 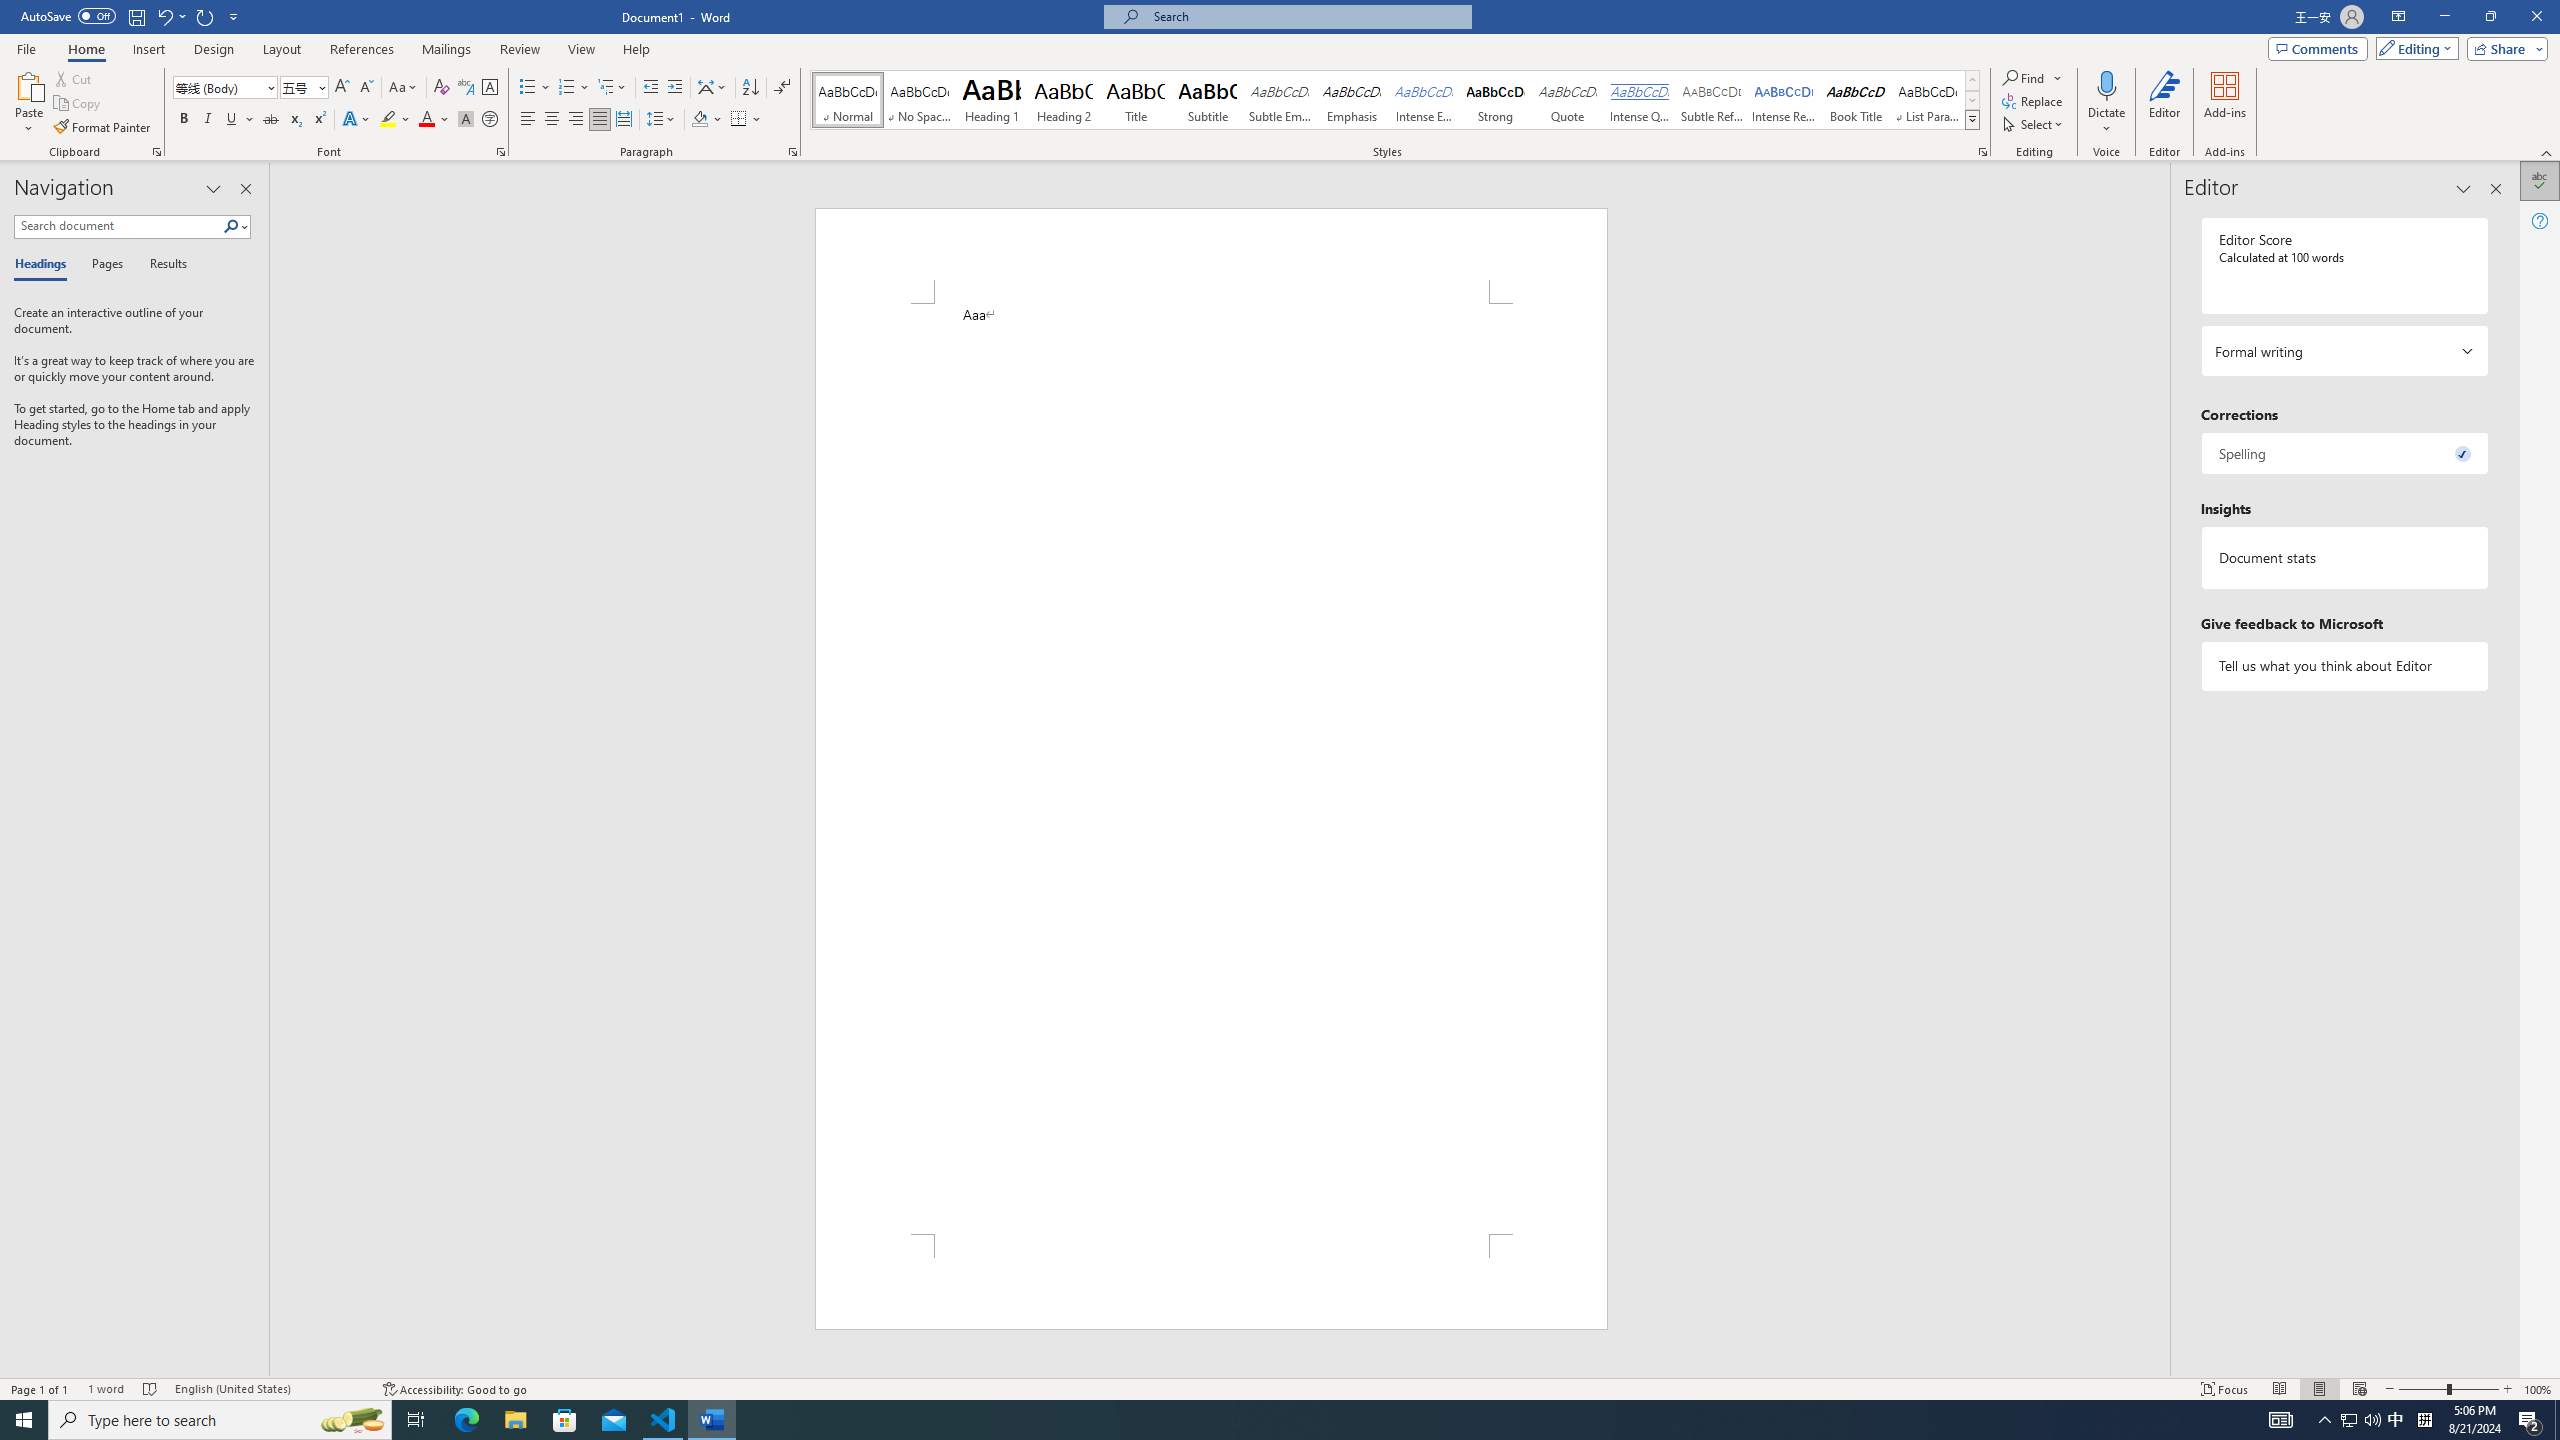 I want to click on 'Zoom', so click(x=2447, y=1389).